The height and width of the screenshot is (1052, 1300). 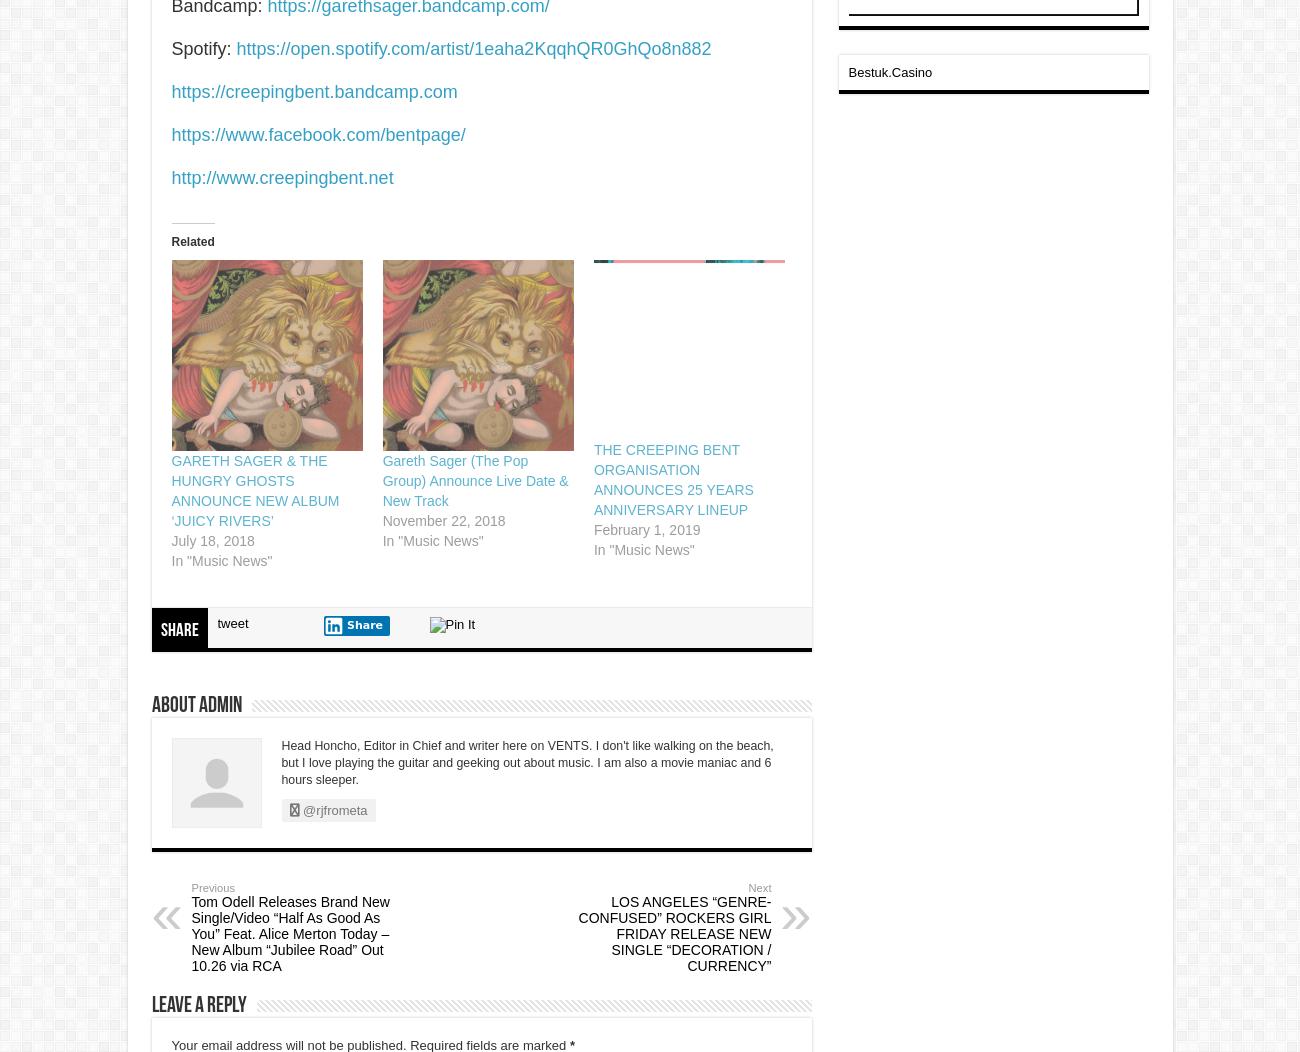 What do you see at coordinates (150, 1006) in the screenshot?
I see `'Leave a Reply'` at bounding box center [150, 1006].